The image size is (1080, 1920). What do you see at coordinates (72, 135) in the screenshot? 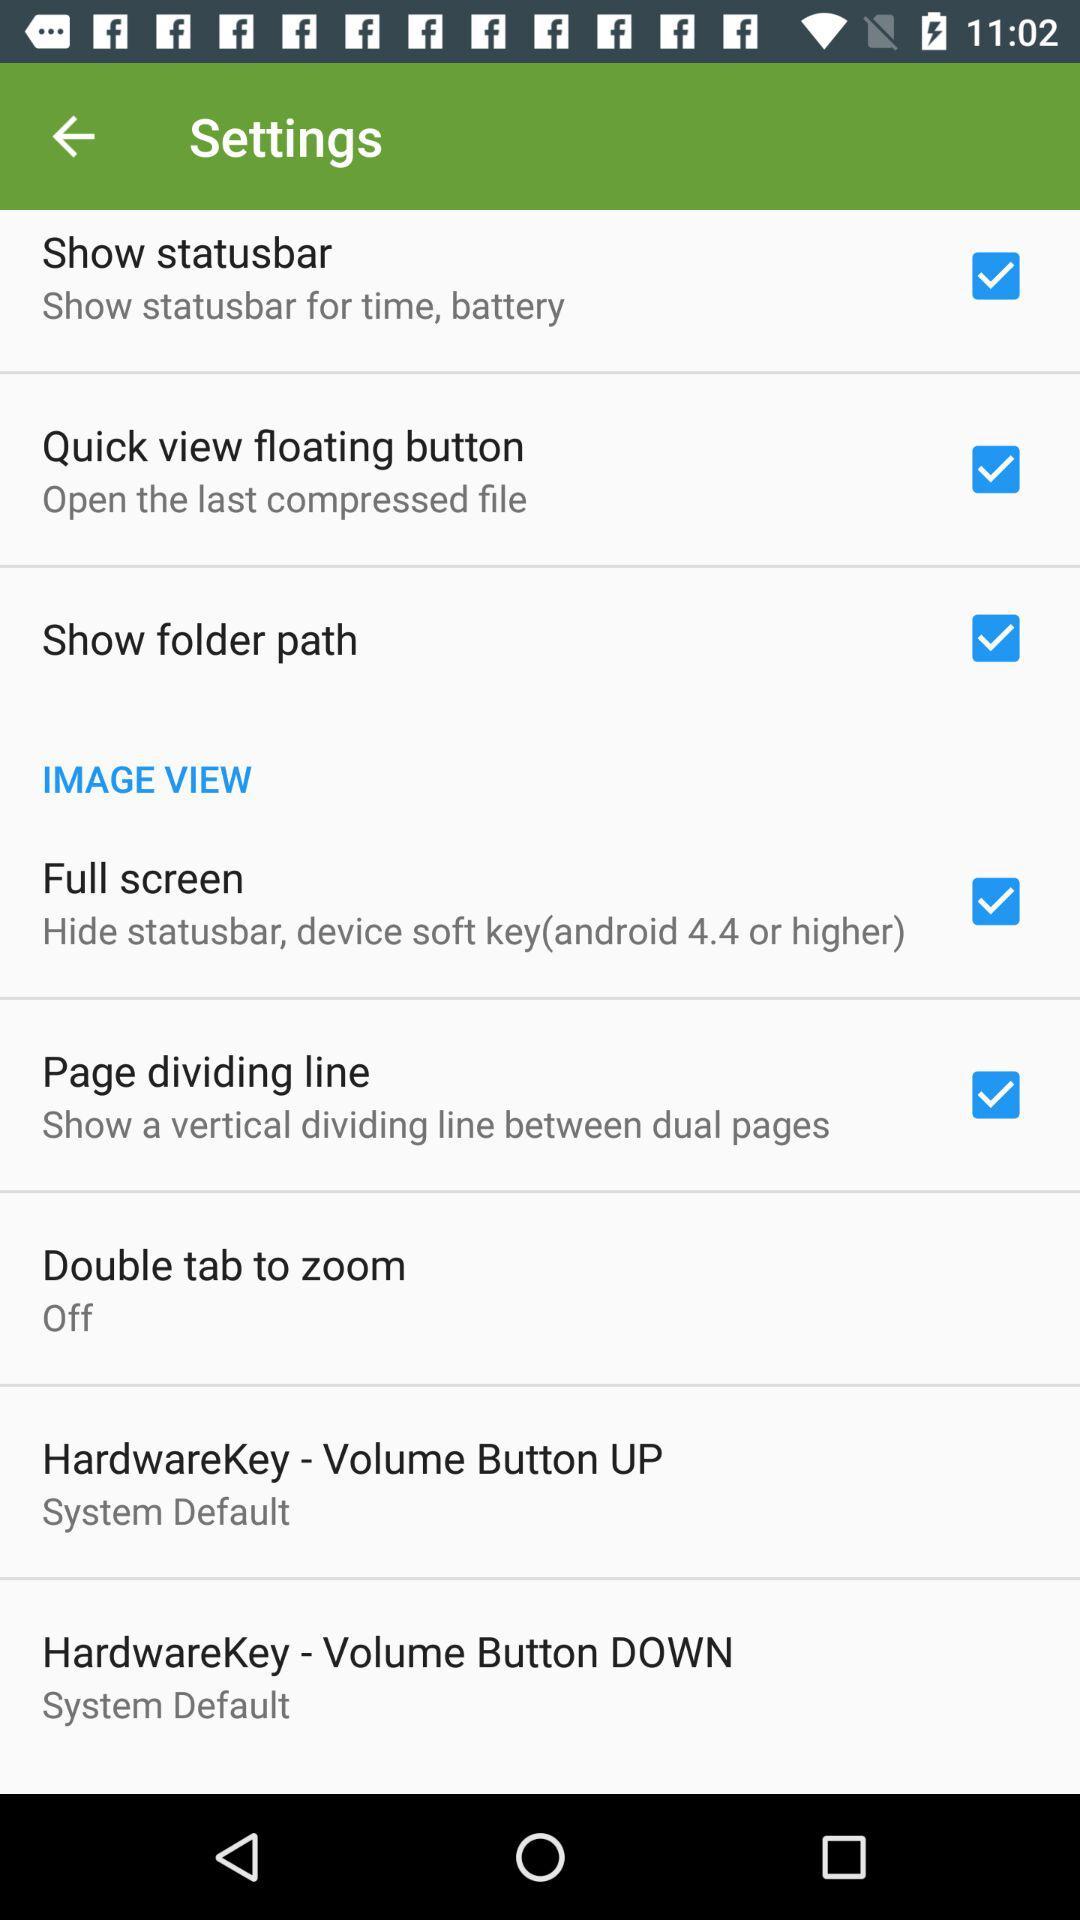
I see `the icon above the show statusbar item` at bounding box center [72, 135].